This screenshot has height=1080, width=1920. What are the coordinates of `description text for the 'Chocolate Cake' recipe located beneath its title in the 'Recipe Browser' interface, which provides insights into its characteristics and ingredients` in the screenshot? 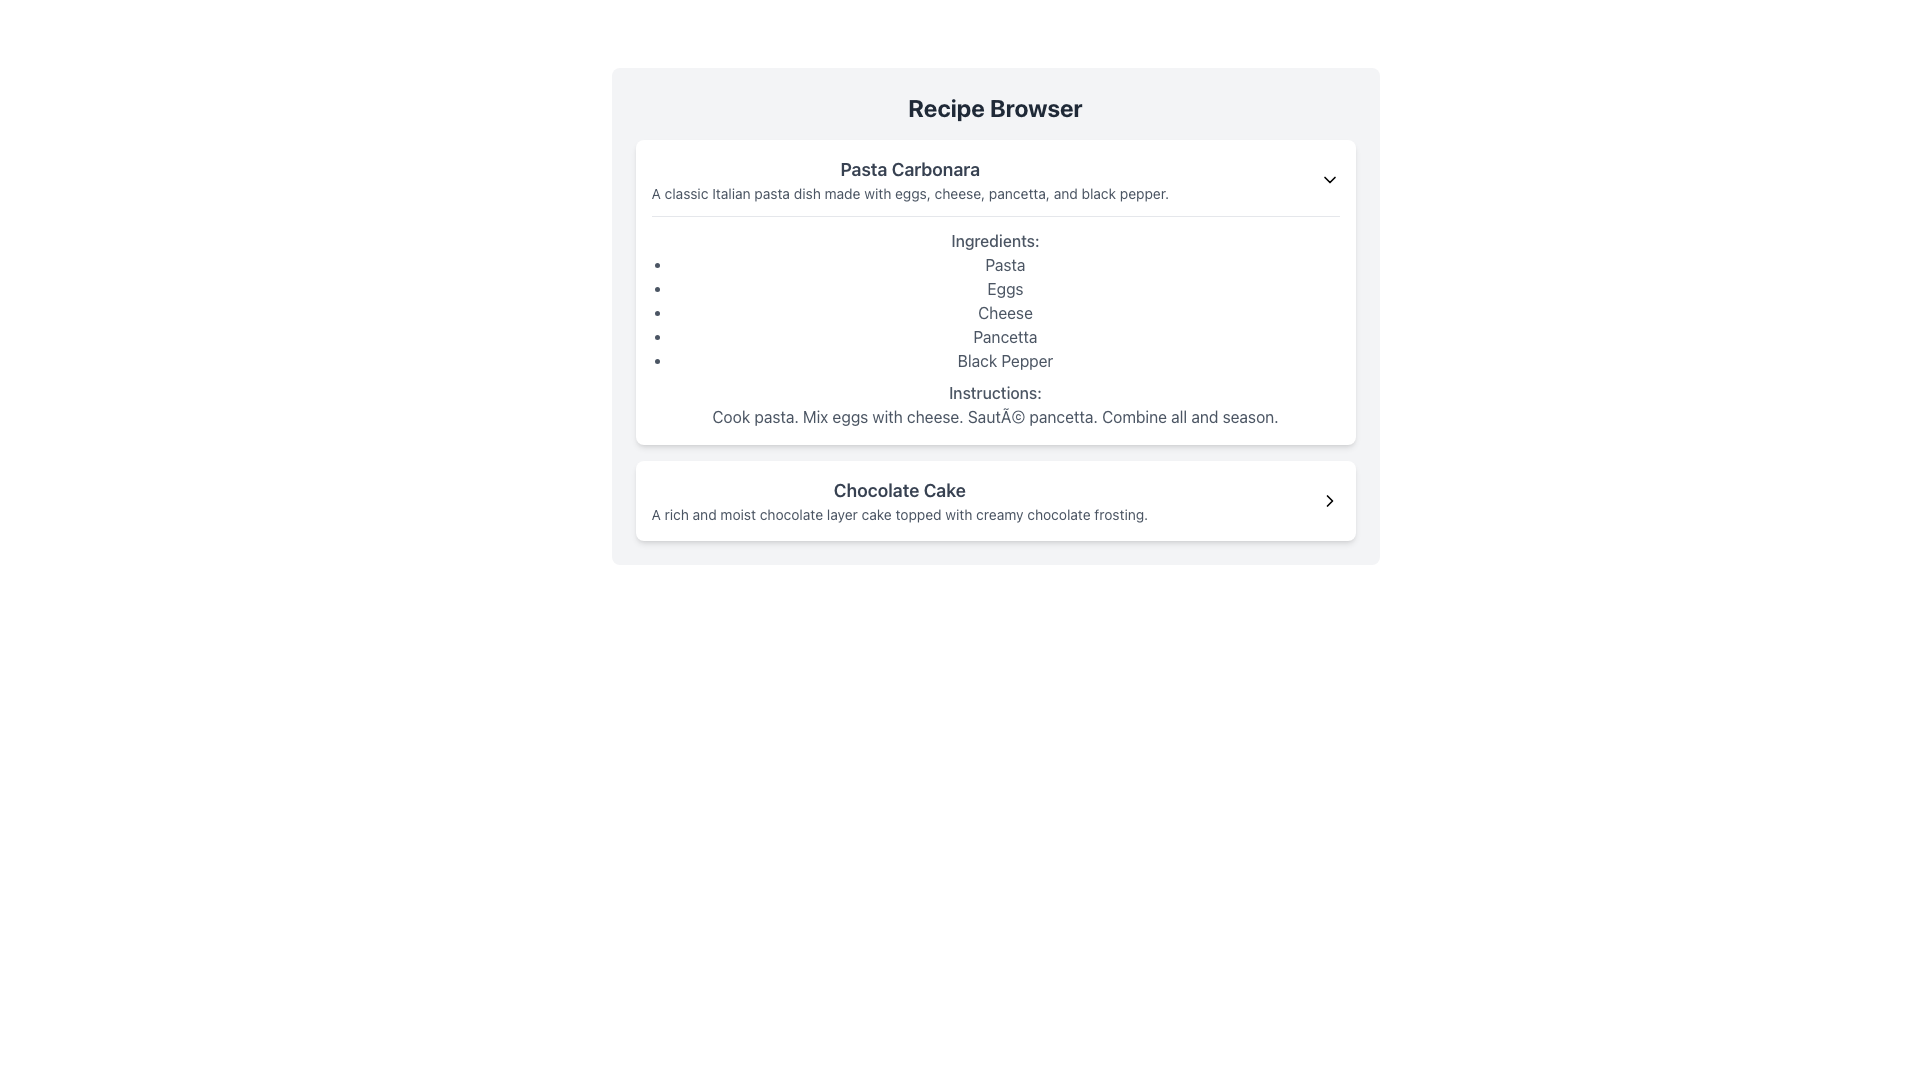 It's located at (898, 514).